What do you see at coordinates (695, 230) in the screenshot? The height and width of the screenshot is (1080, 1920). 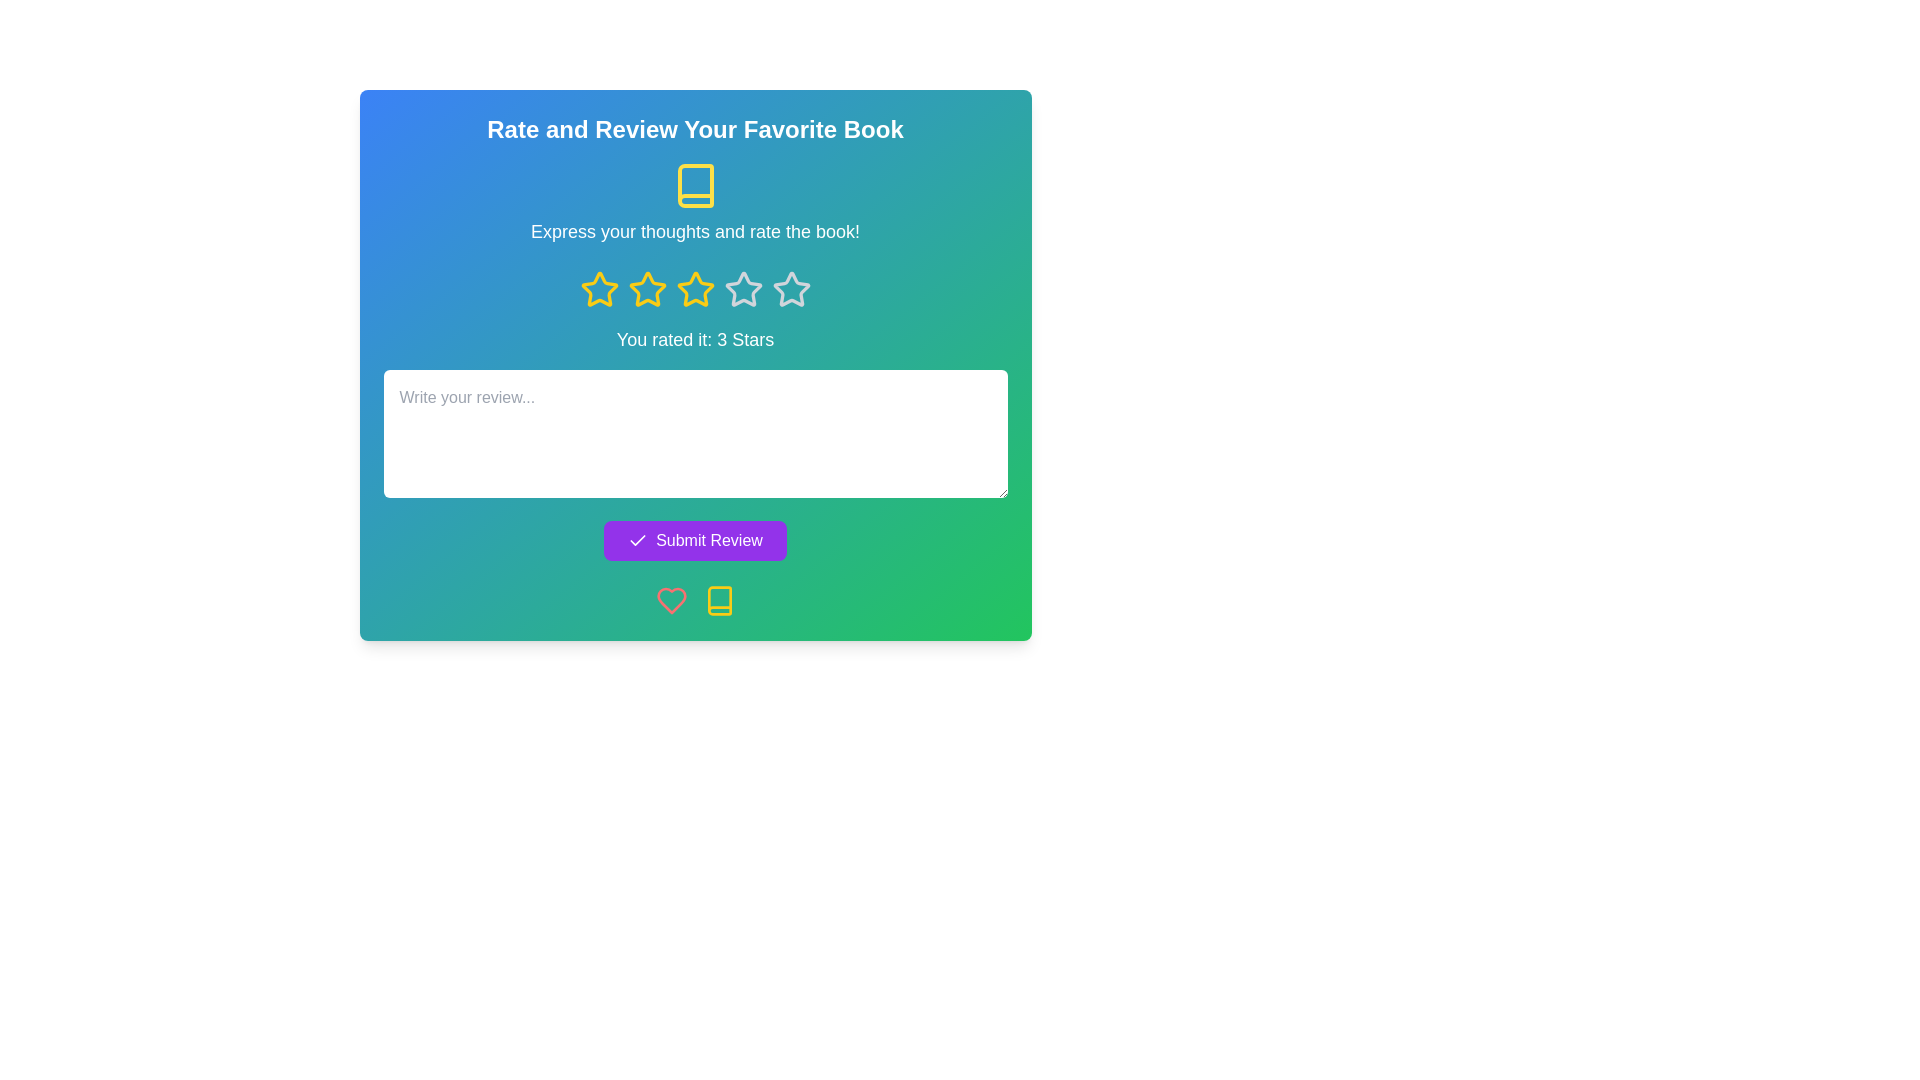 I see `the static text label that instructs users to express their opinions and rate a book, located centrally beneath a yellow book icon` at bounding box center [695, 230].